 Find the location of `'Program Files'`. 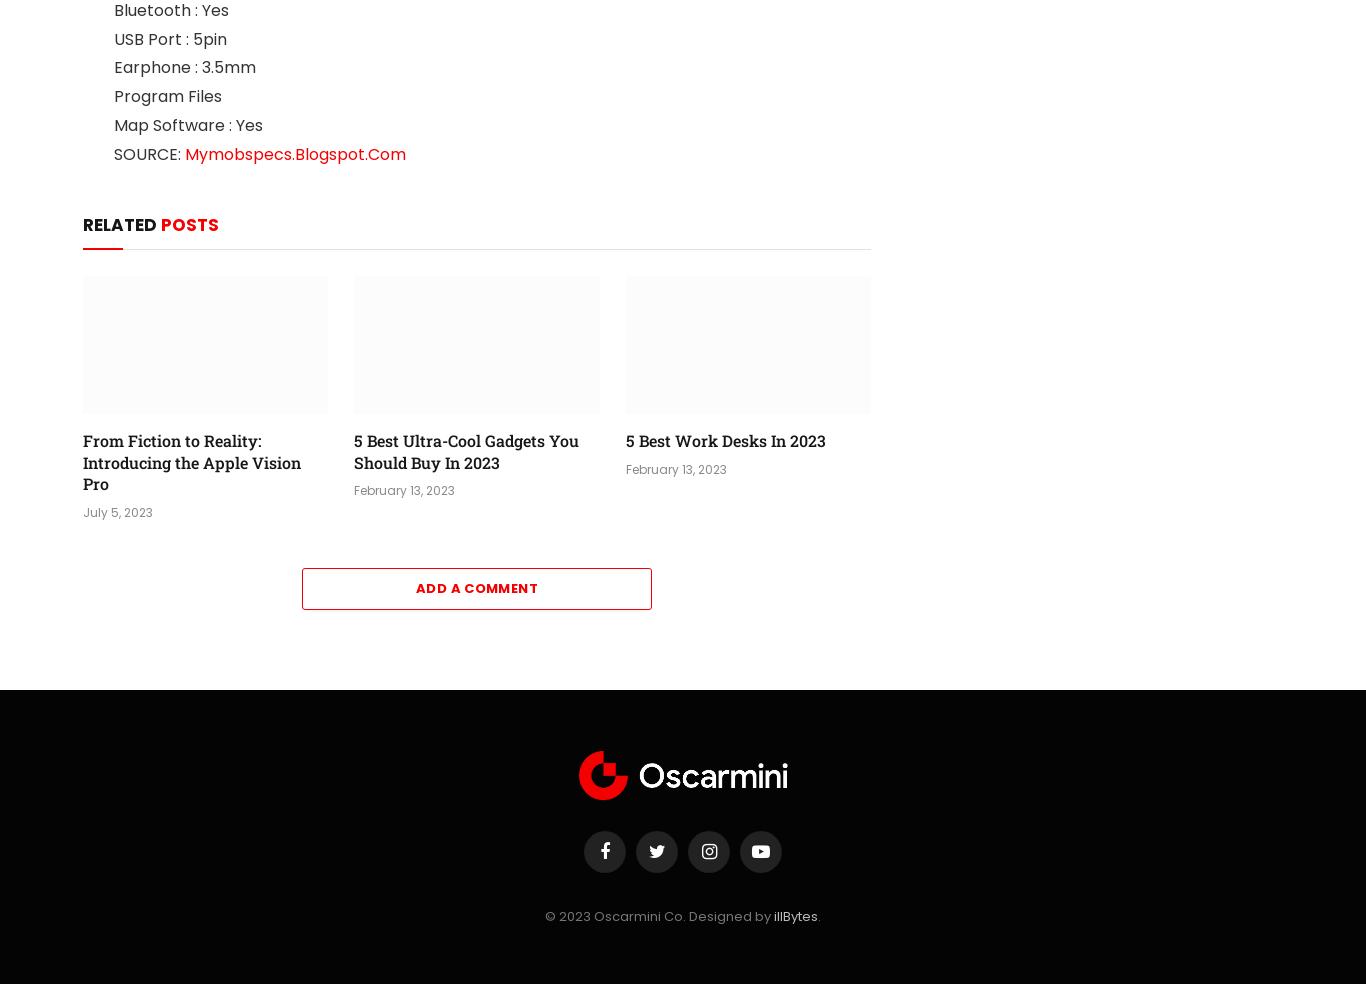

'Program Files' is located at coordinates (167, 95).